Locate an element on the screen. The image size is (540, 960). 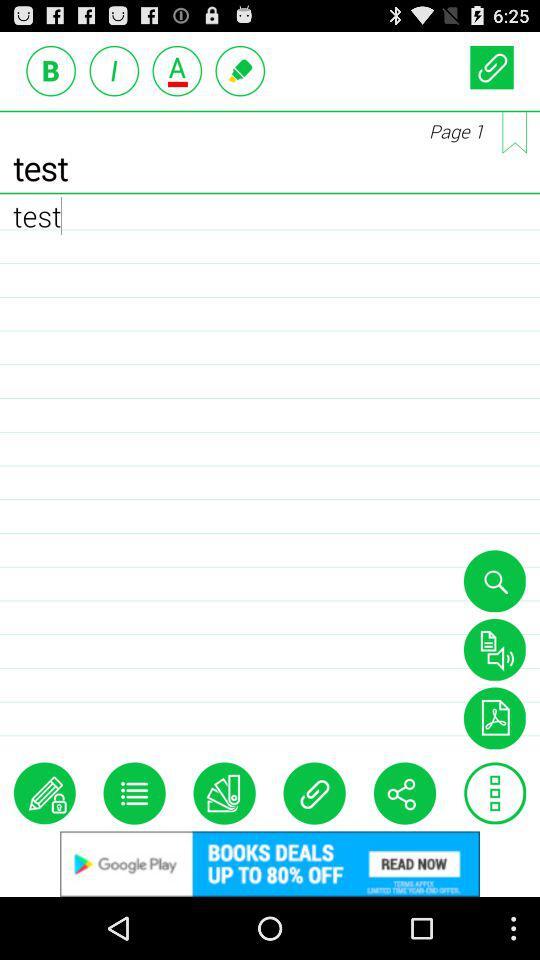
edit is located at coordinates (240, 70).